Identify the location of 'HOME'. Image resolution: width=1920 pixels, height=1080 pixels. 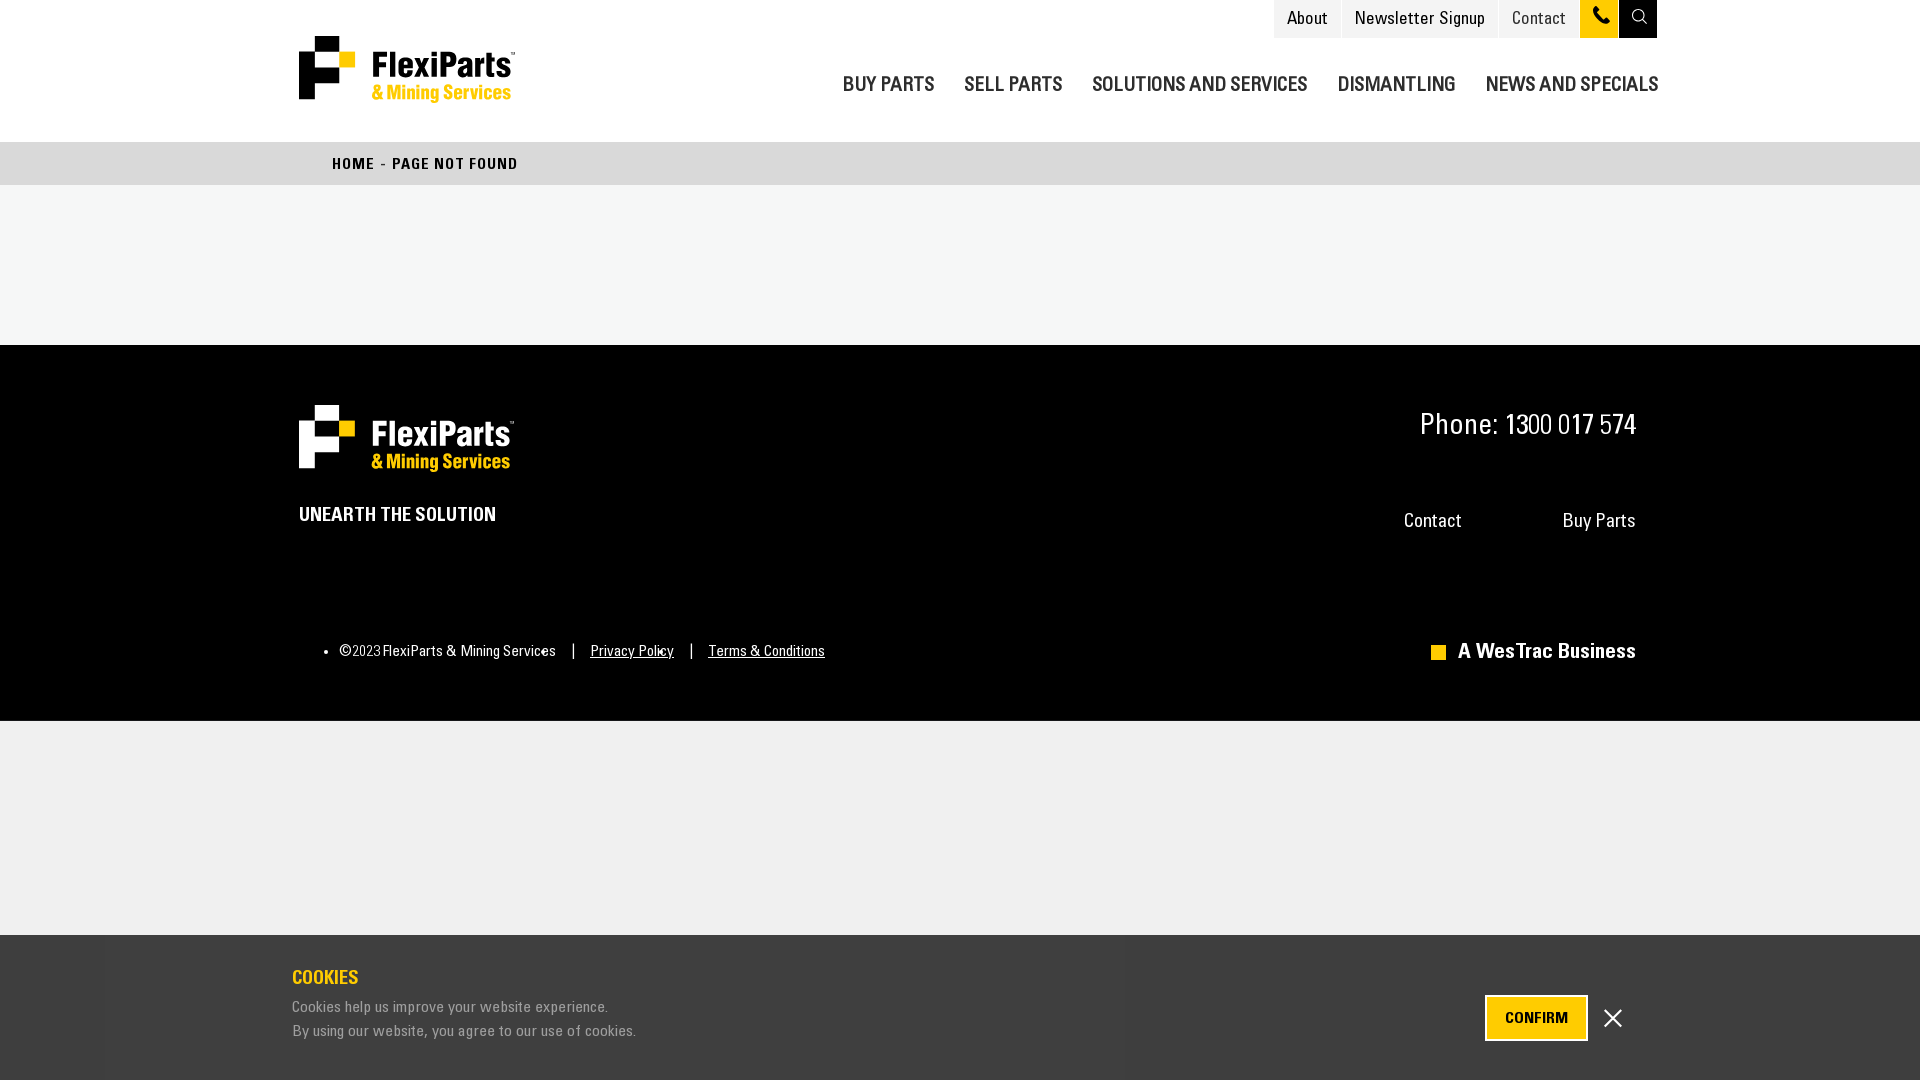
(353, 163).